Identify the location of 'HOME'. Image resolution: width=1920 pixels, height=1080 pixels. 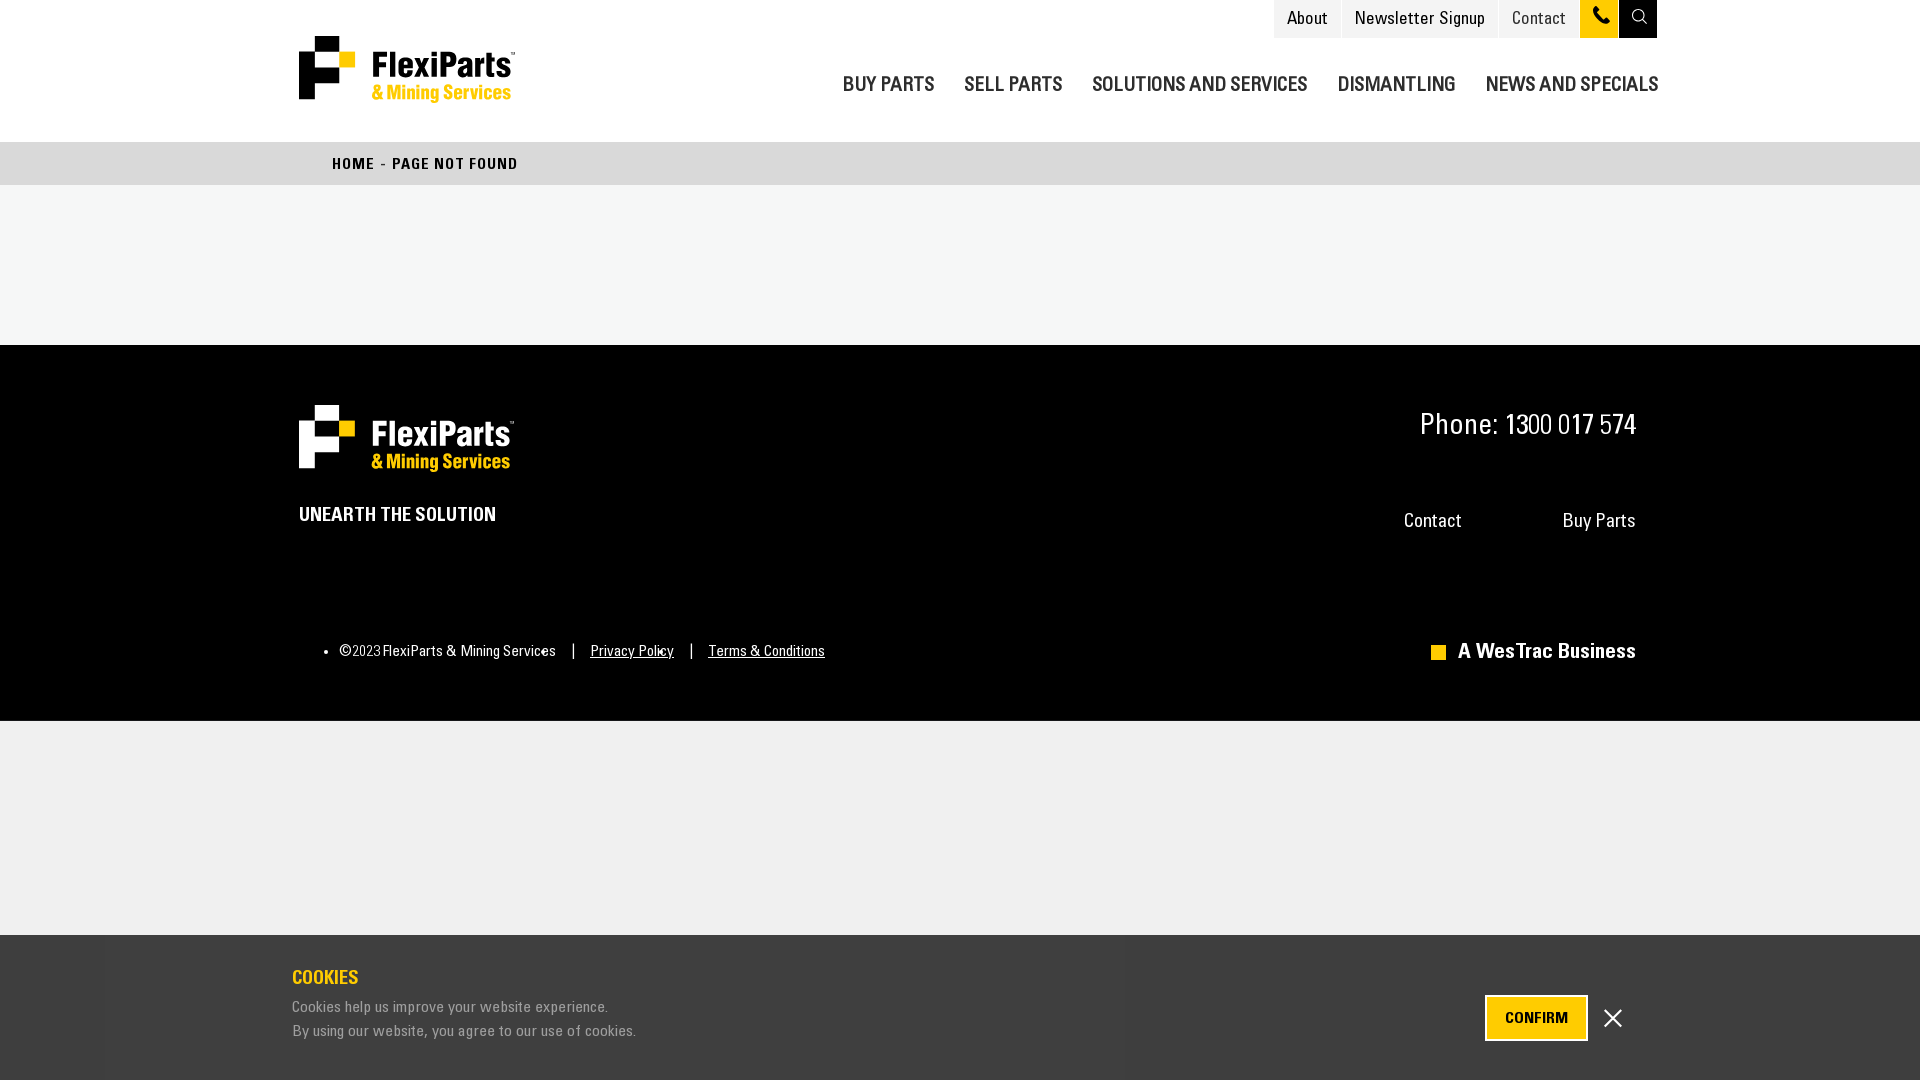
(353, 163).